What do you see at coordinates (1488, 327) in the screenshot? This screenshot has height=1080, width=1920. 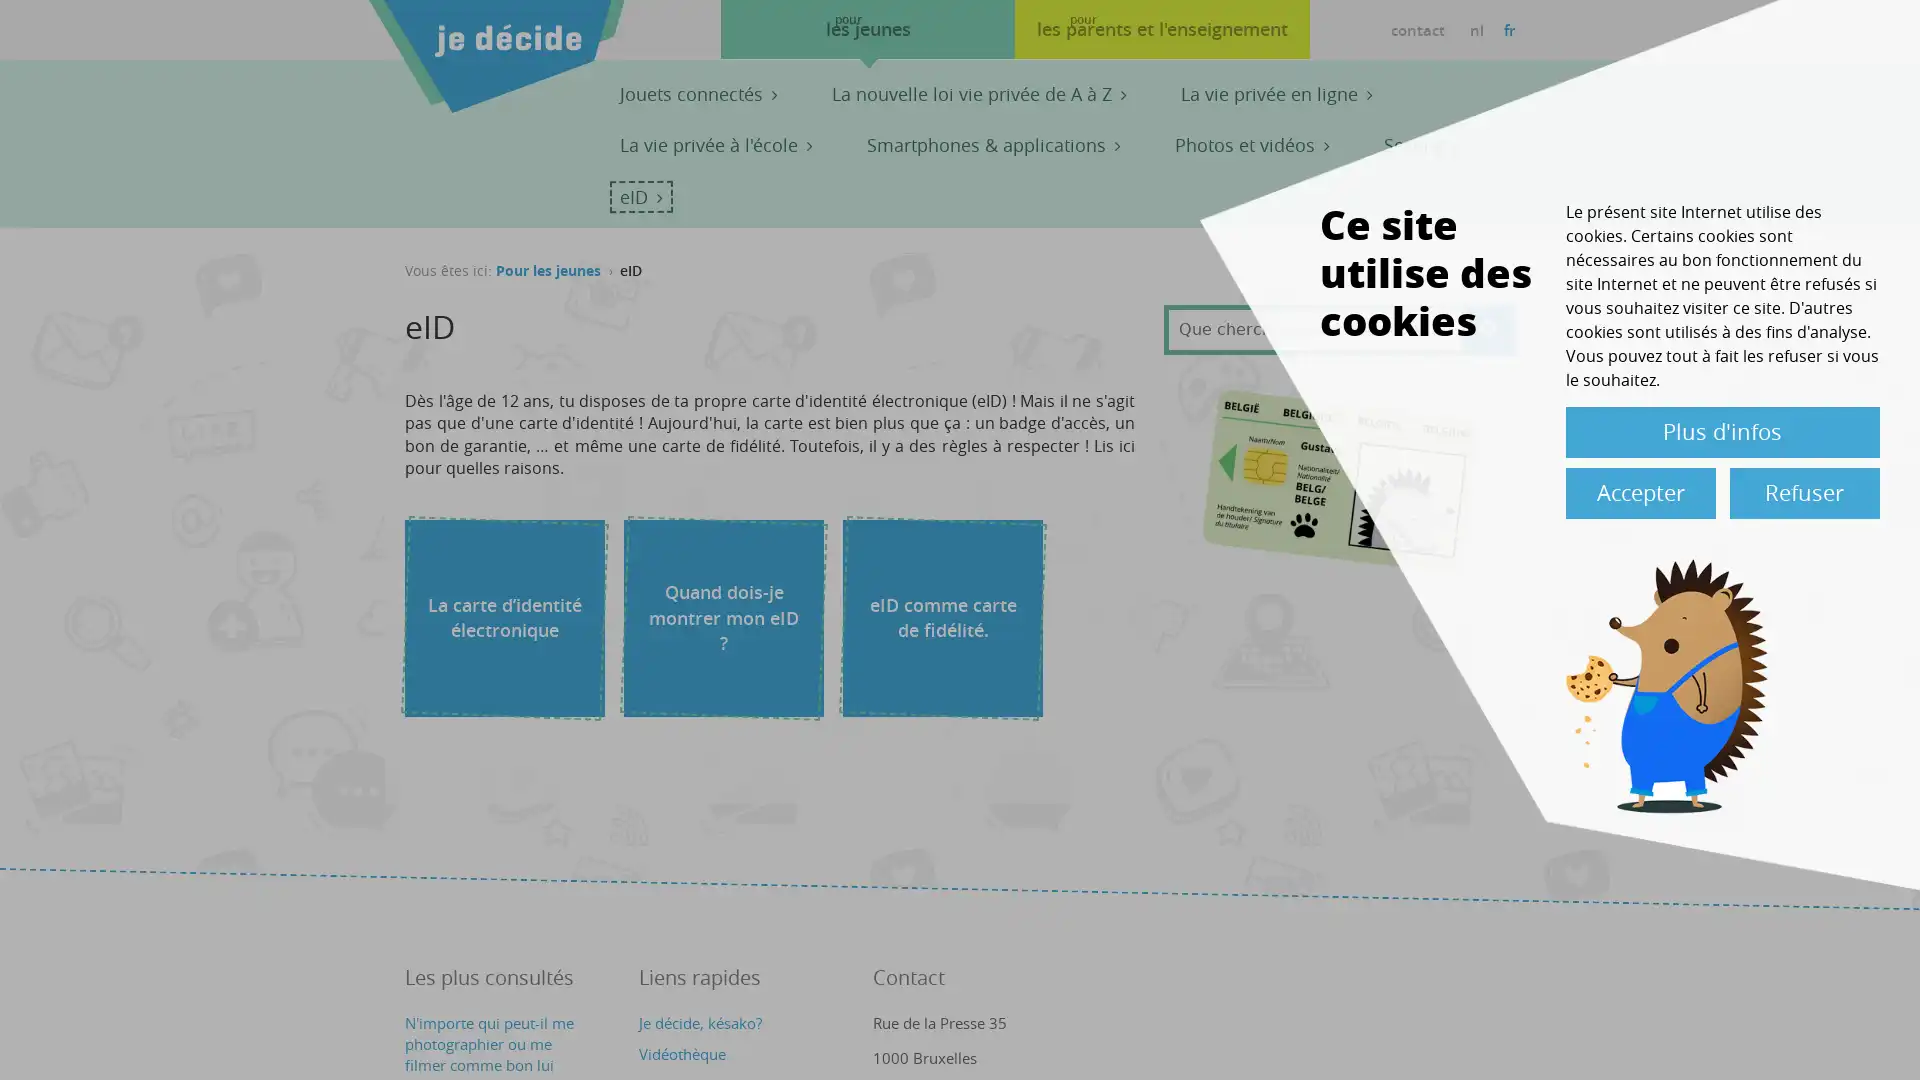 I see `Apply` at bounding box center [1488, 327].